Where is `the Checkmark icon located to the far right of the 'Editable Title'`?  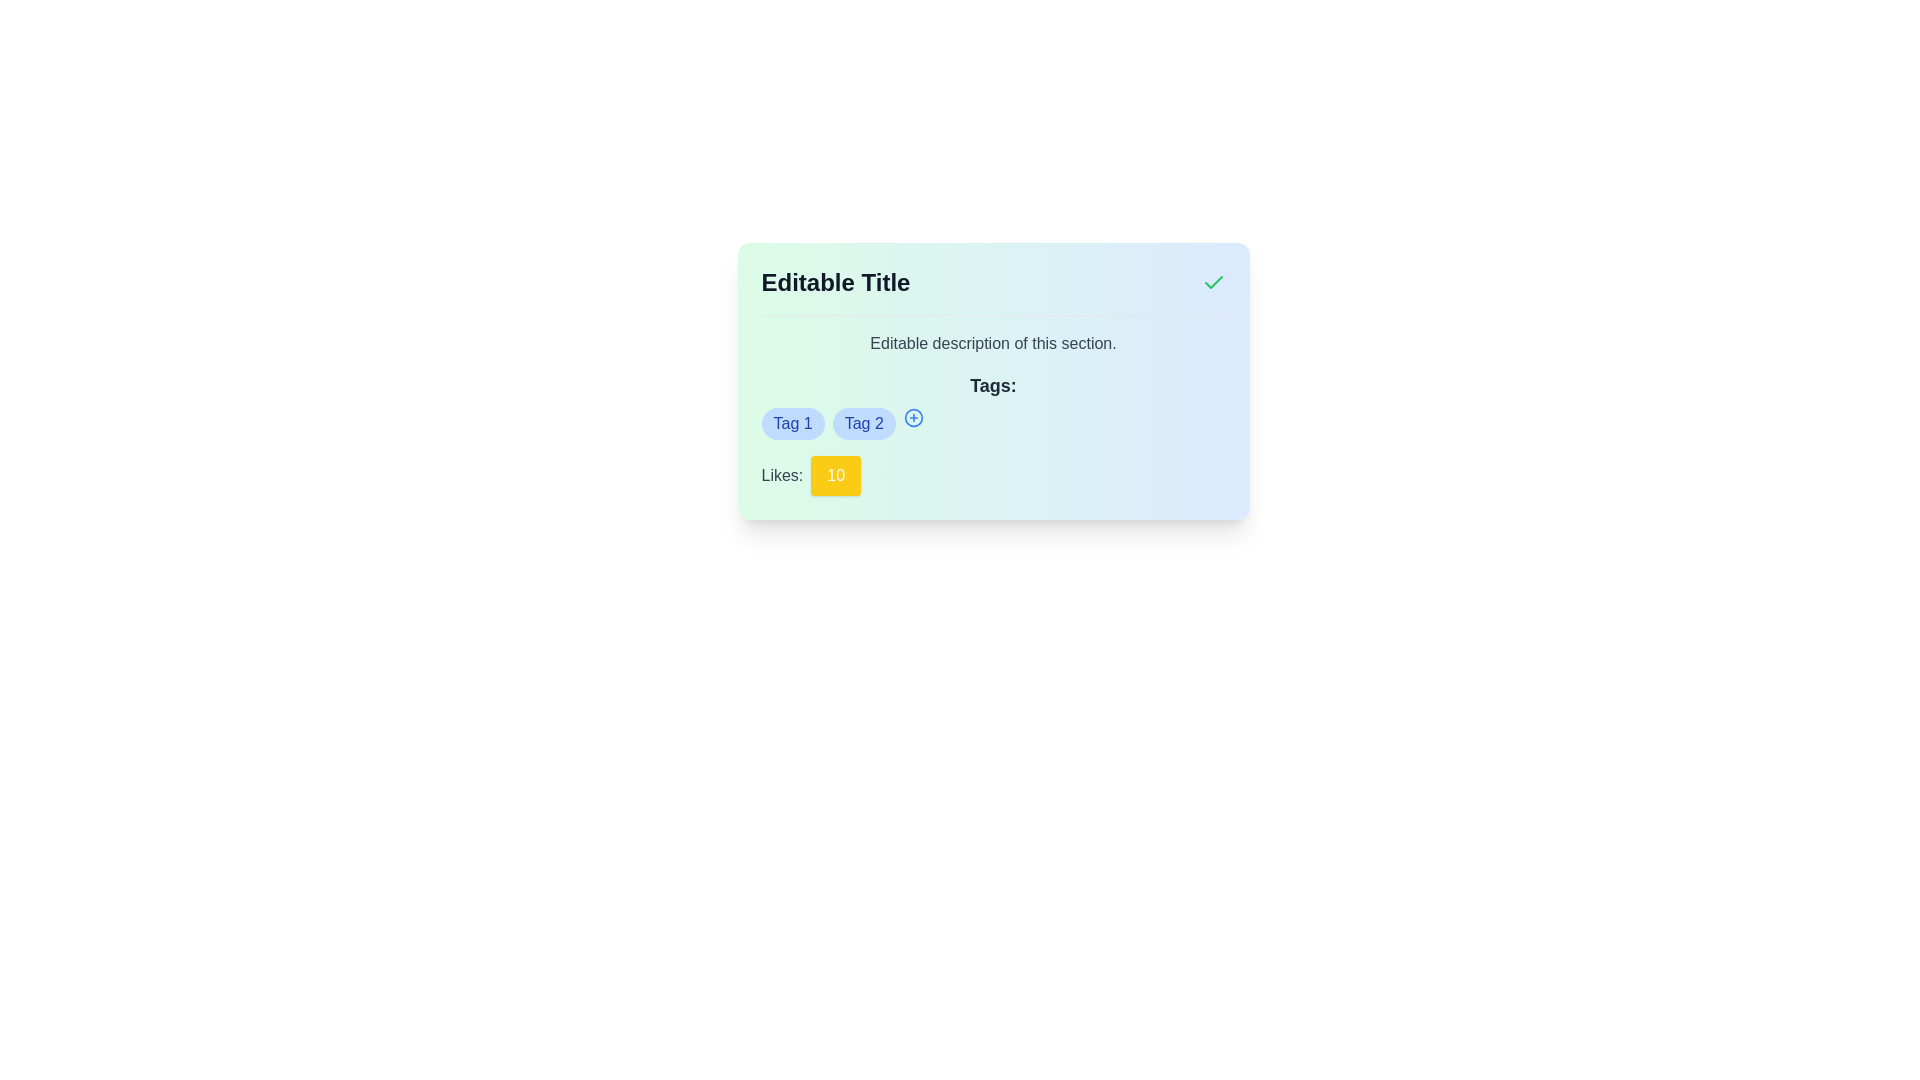
the Checkmark icon located to the far right of the 'Editable Title' is located at coordinates (1212, 282).